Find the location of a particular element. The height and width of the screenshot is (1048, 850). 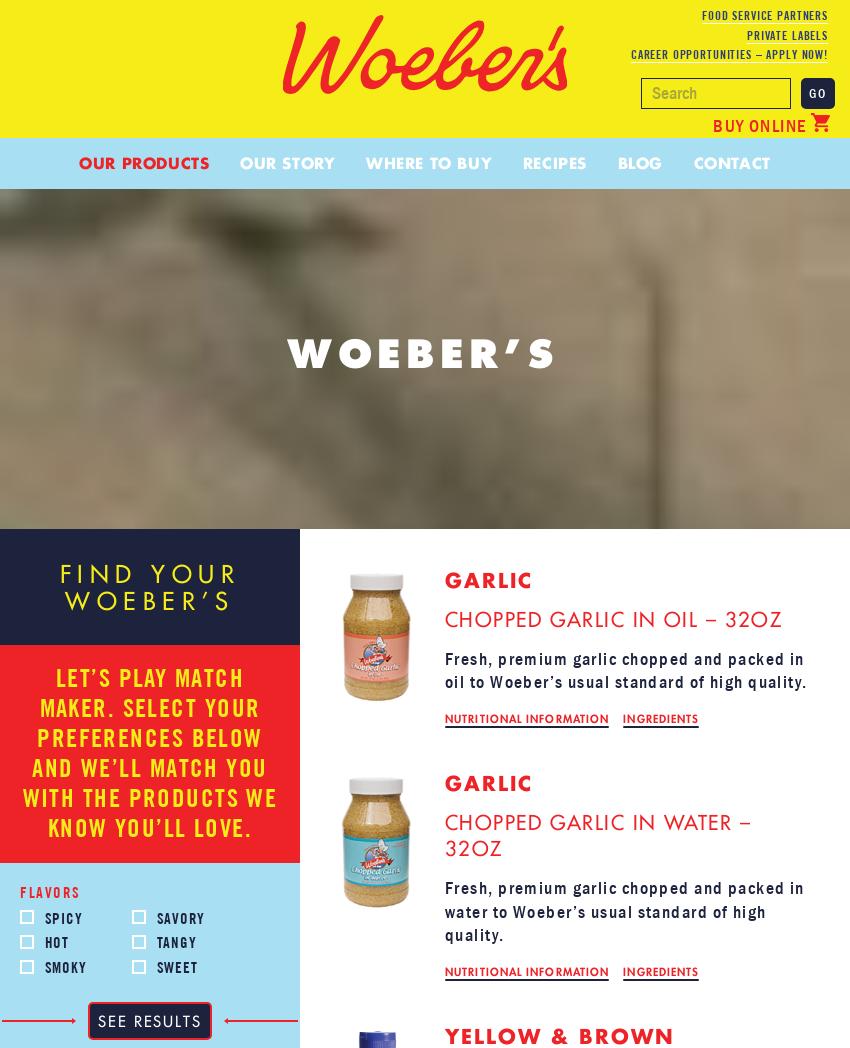

'CHOPPED GARLIC IN OIL – 32OZ' is located at coordinates (612, 617).